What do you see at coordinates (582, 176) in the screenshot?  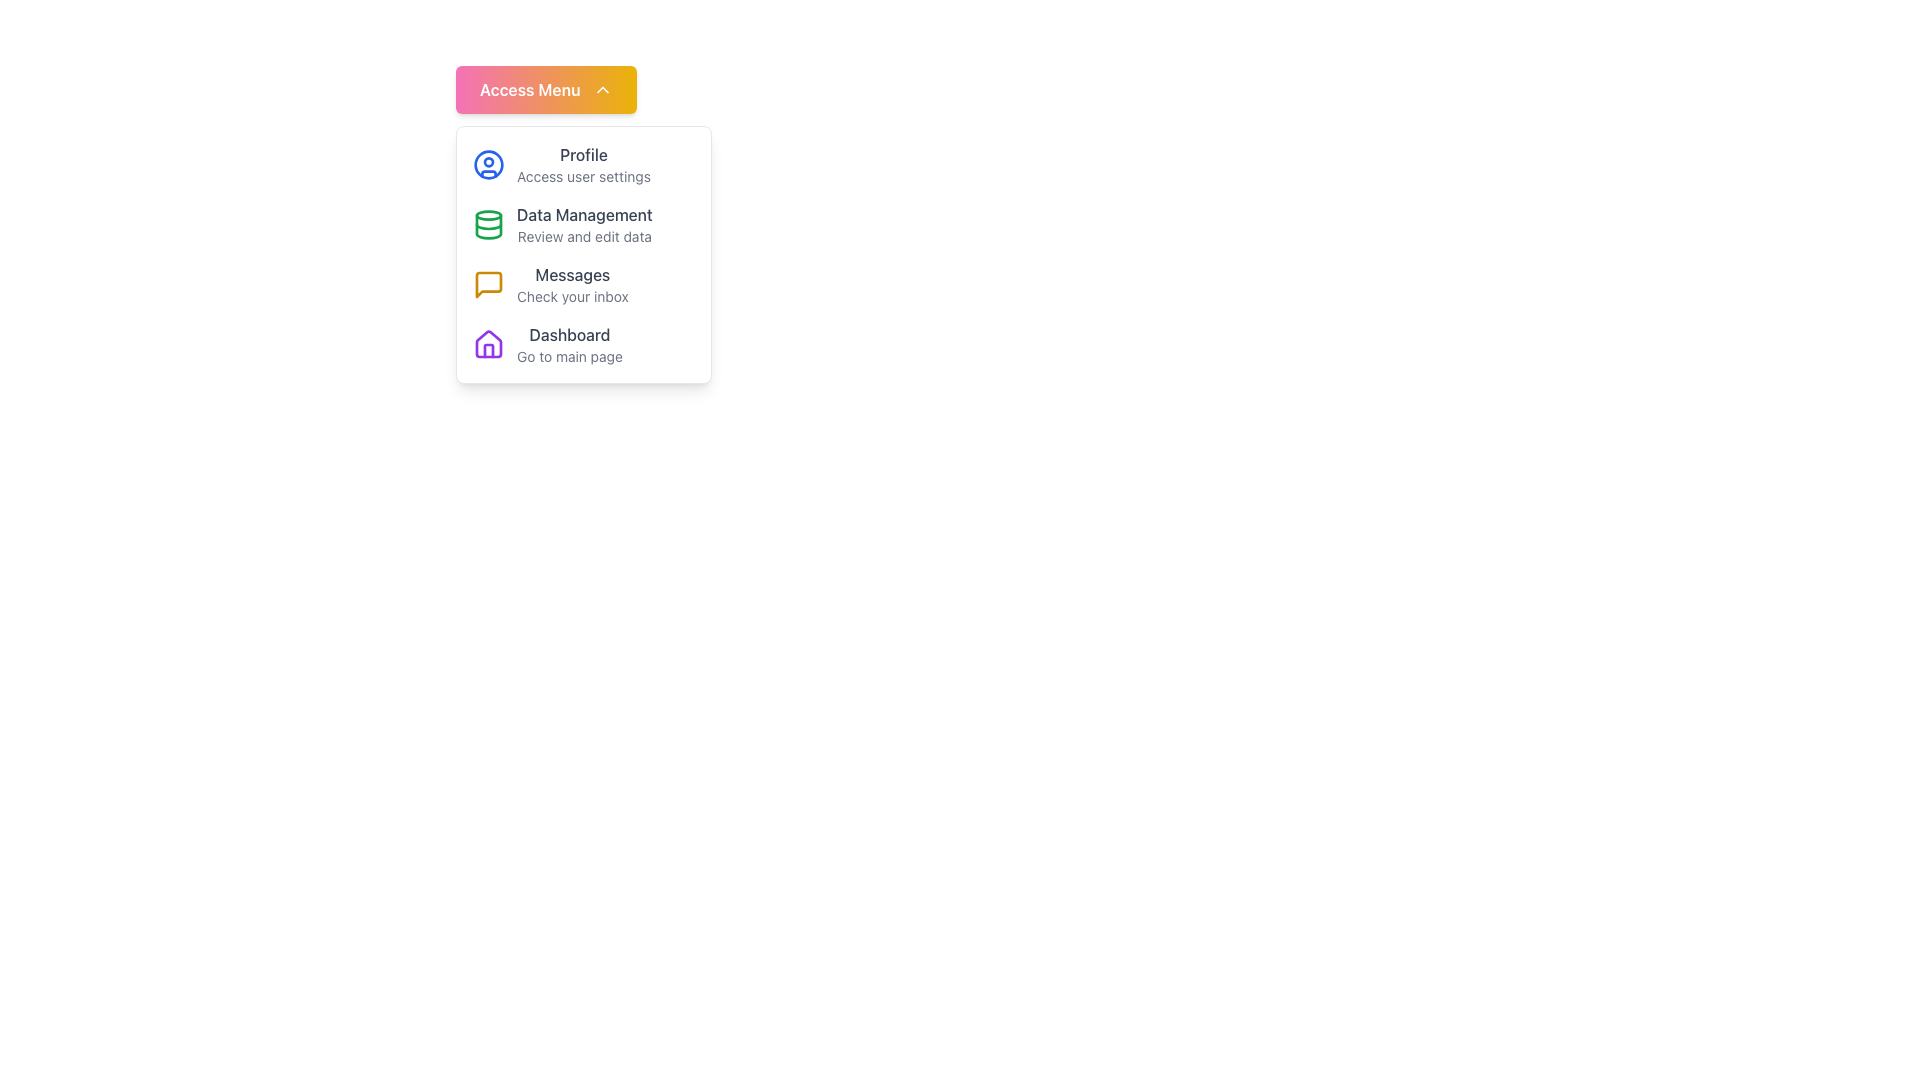 I see `the 'Access user settings' text label located under the 'Profile' label in the dropdown menu` at bounding box center [582, 176].